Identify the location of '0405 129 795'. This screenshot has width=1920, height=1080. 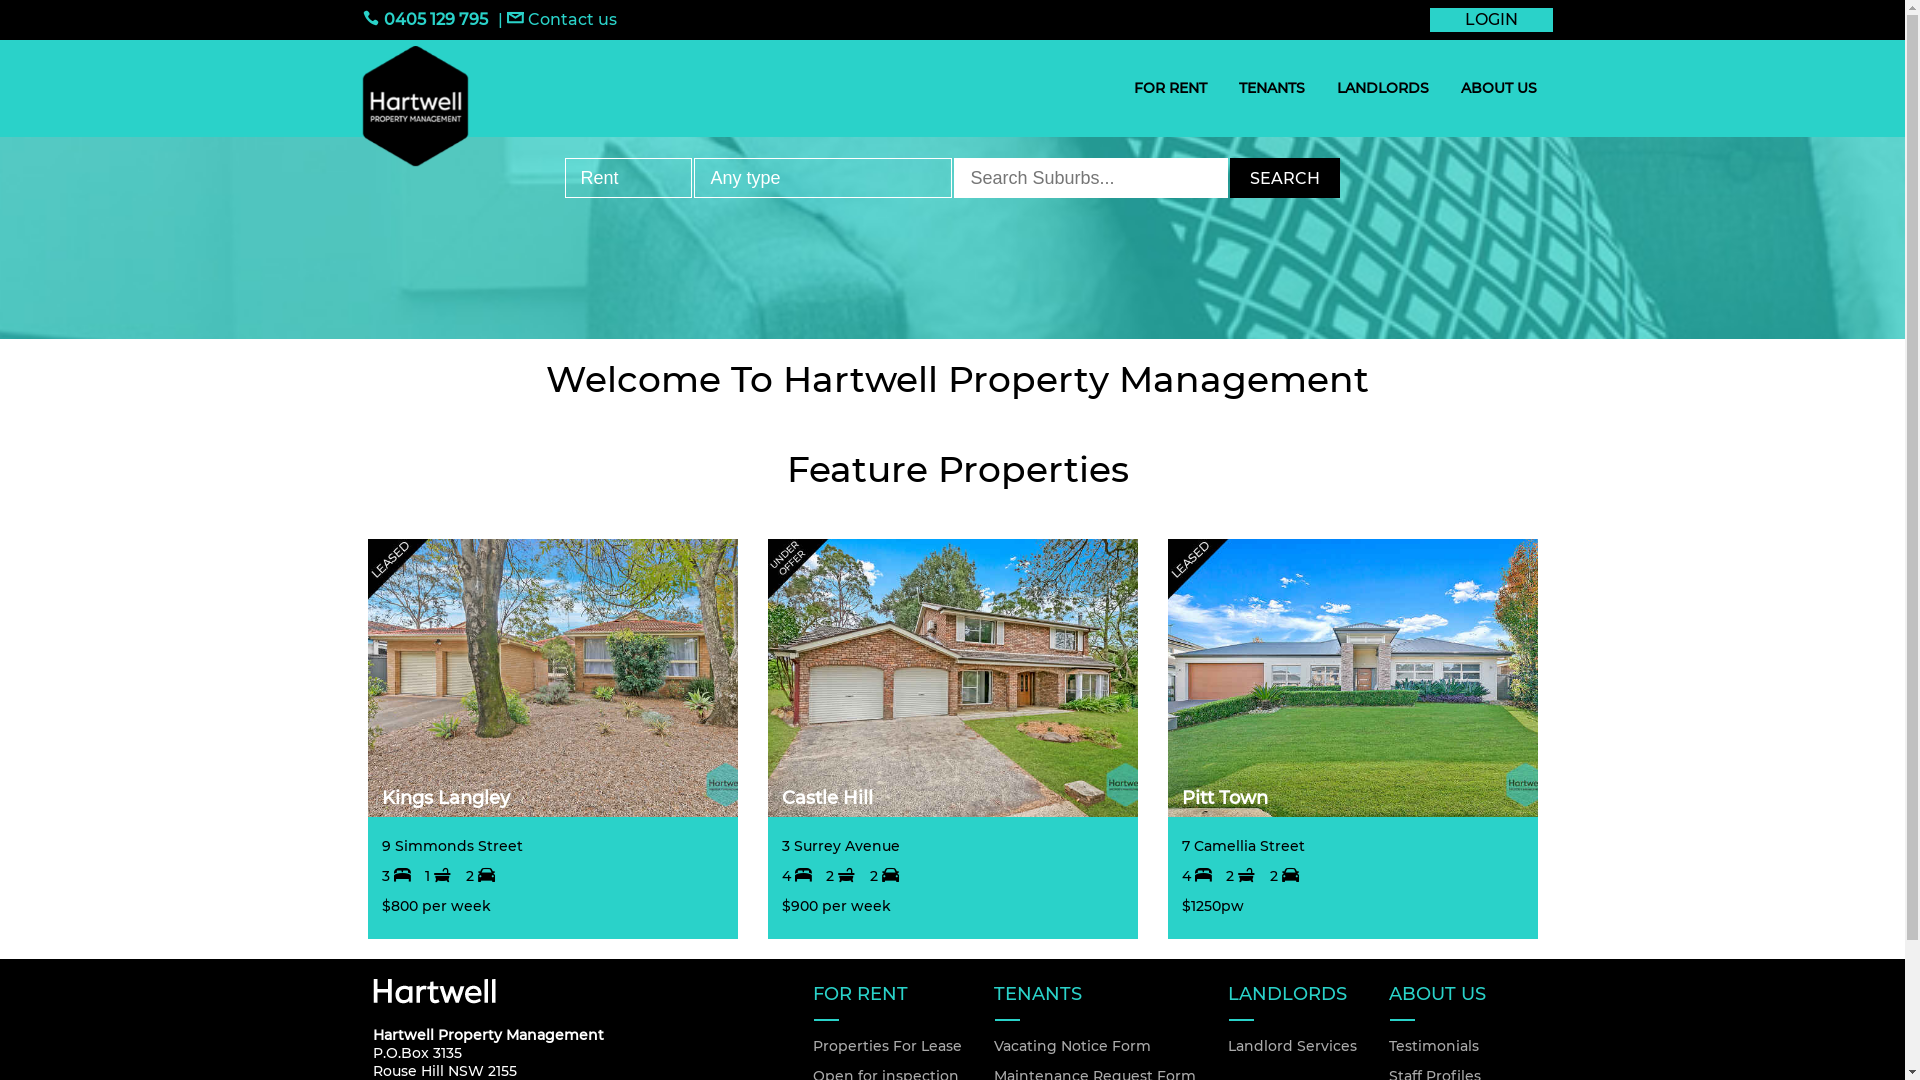
(361, 19).